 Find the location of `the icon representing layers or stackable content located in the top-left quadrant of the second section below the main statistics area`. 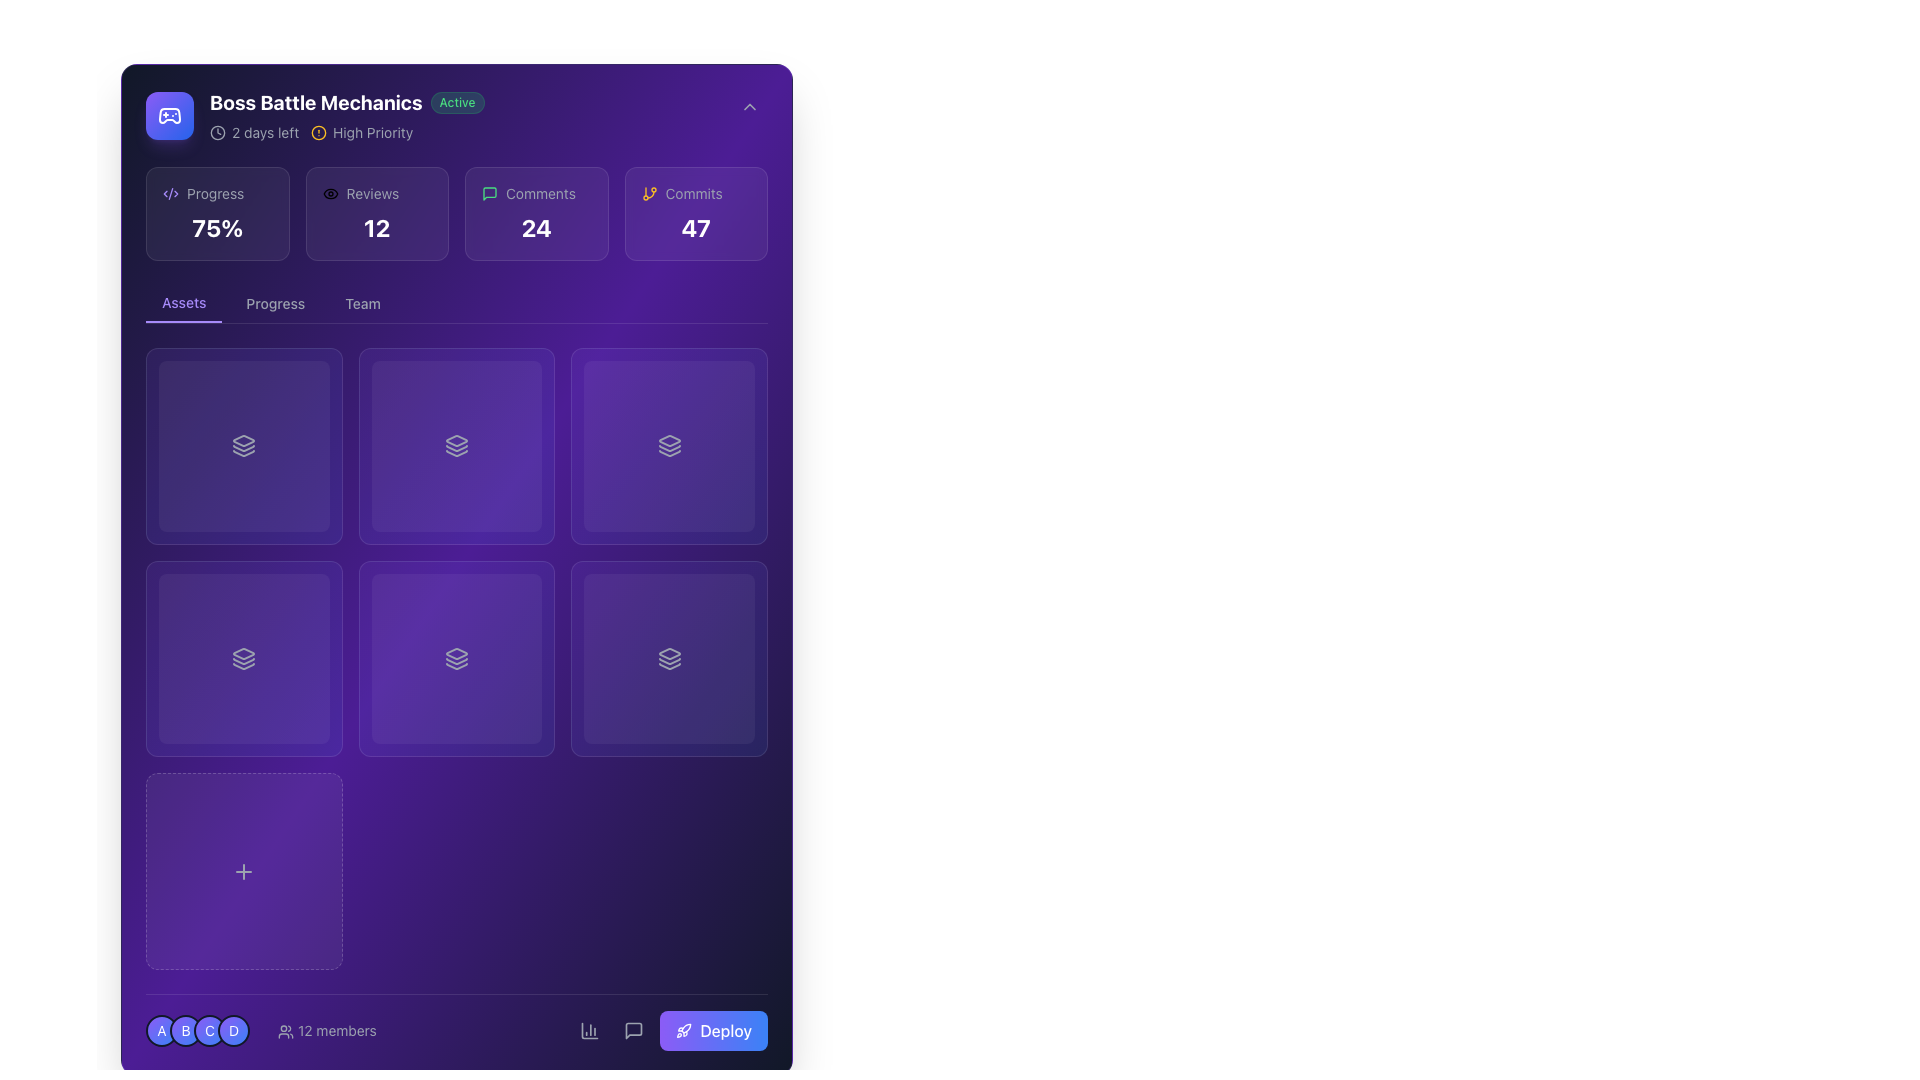

the icon representing layers or stackable content located in the top-left quadrant of the second section below the main statistics area is located at coordinates (243, 445).